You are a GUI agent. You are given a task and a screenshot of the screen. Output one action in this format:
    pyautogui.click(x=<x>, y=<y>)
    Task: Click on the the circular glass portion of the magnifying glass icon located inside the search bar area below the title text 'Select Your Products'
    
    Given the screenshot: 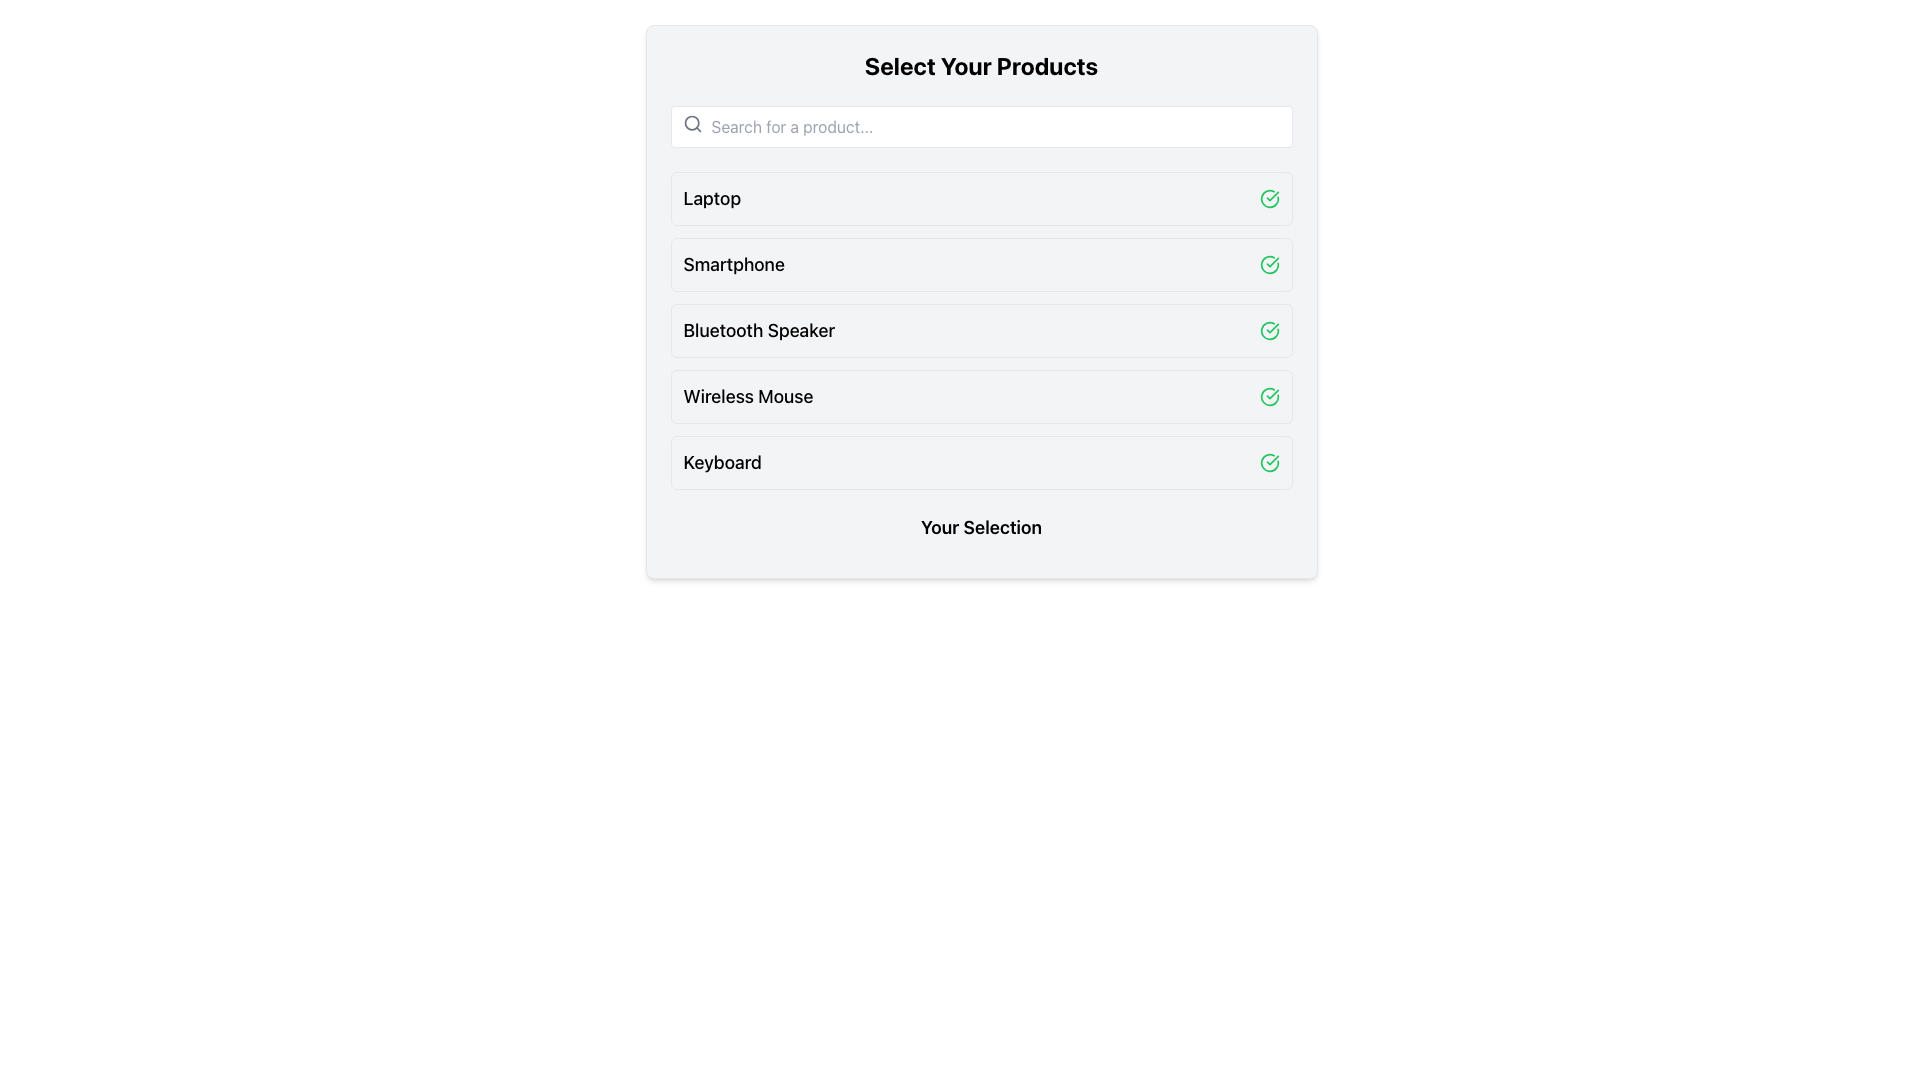 What is the action you would take?
    pyautogui.click(x=691, y=123)
    